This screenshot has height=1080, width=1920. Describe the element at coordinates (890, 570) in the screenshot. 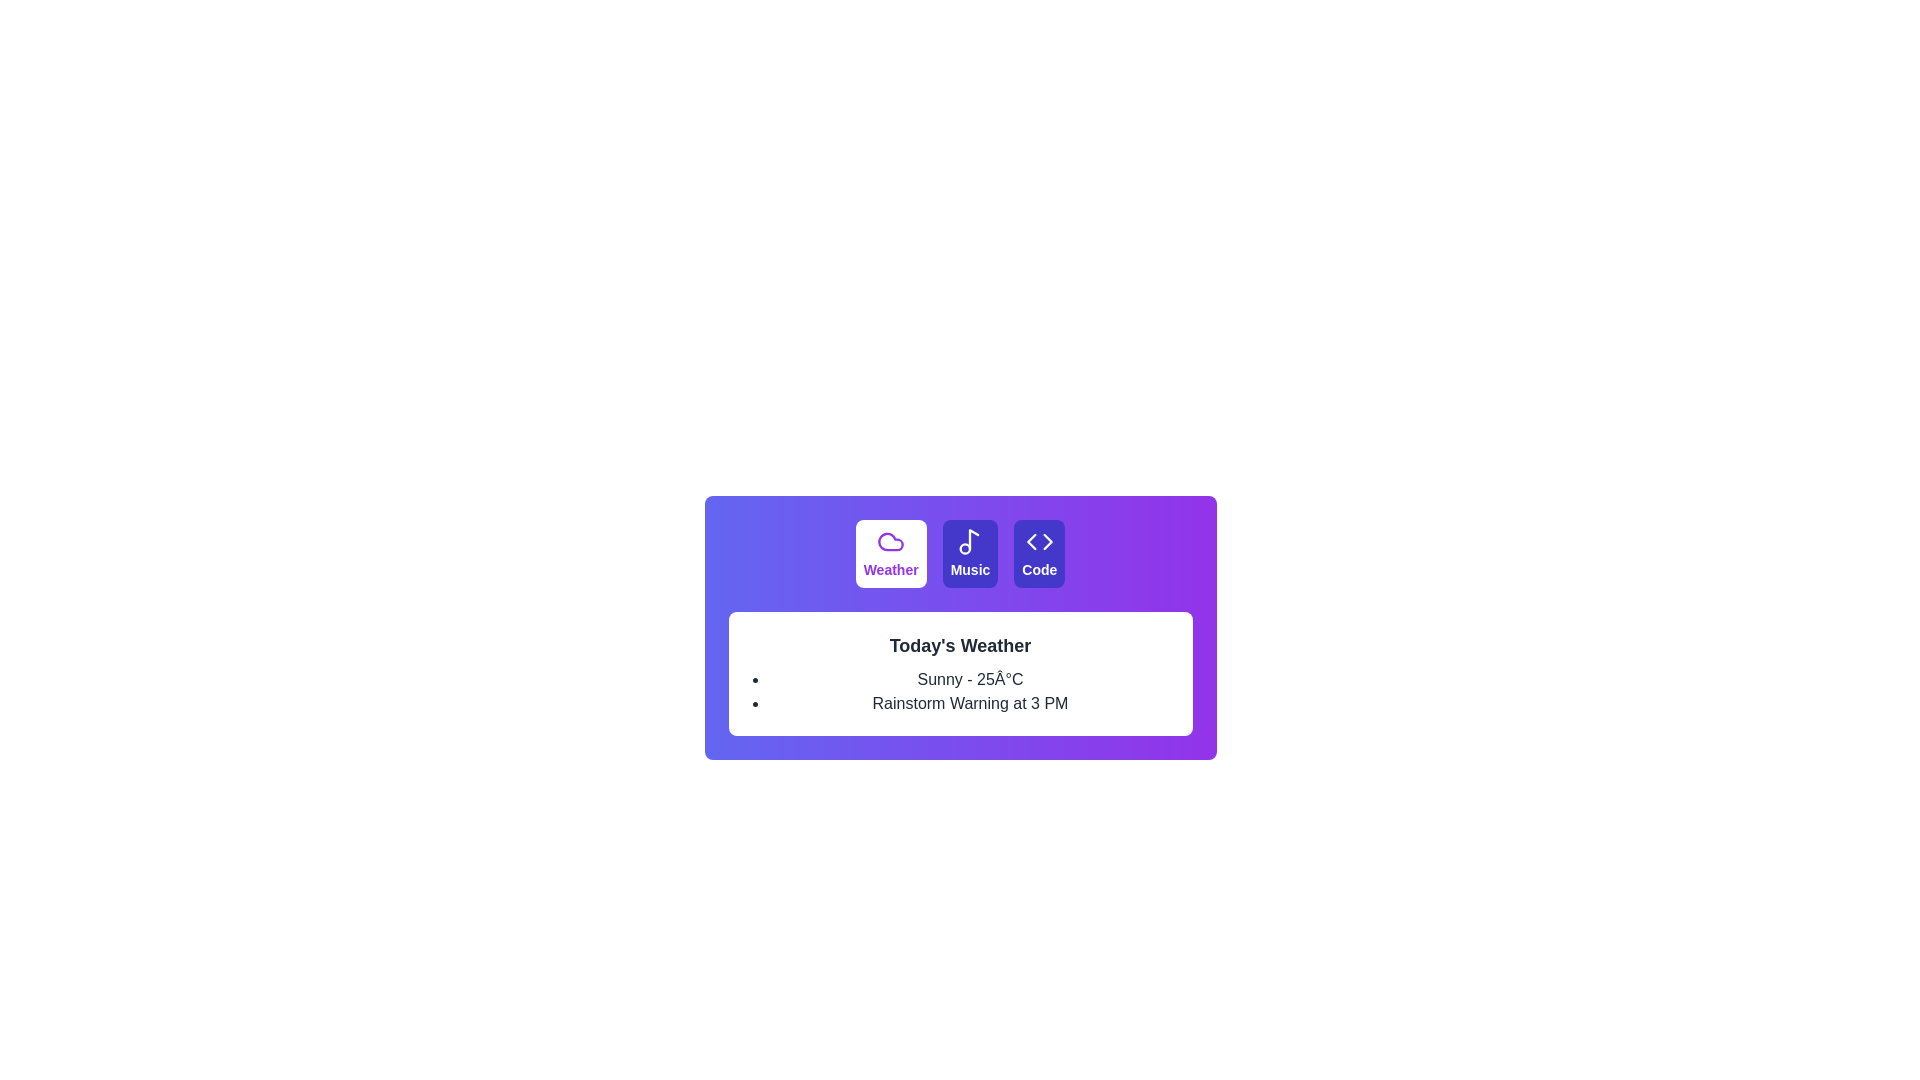

I see `the 'Weather' text label, which is styled with a bold purple font and positioned below a cloud icon in the top-left section of the card` at that location.